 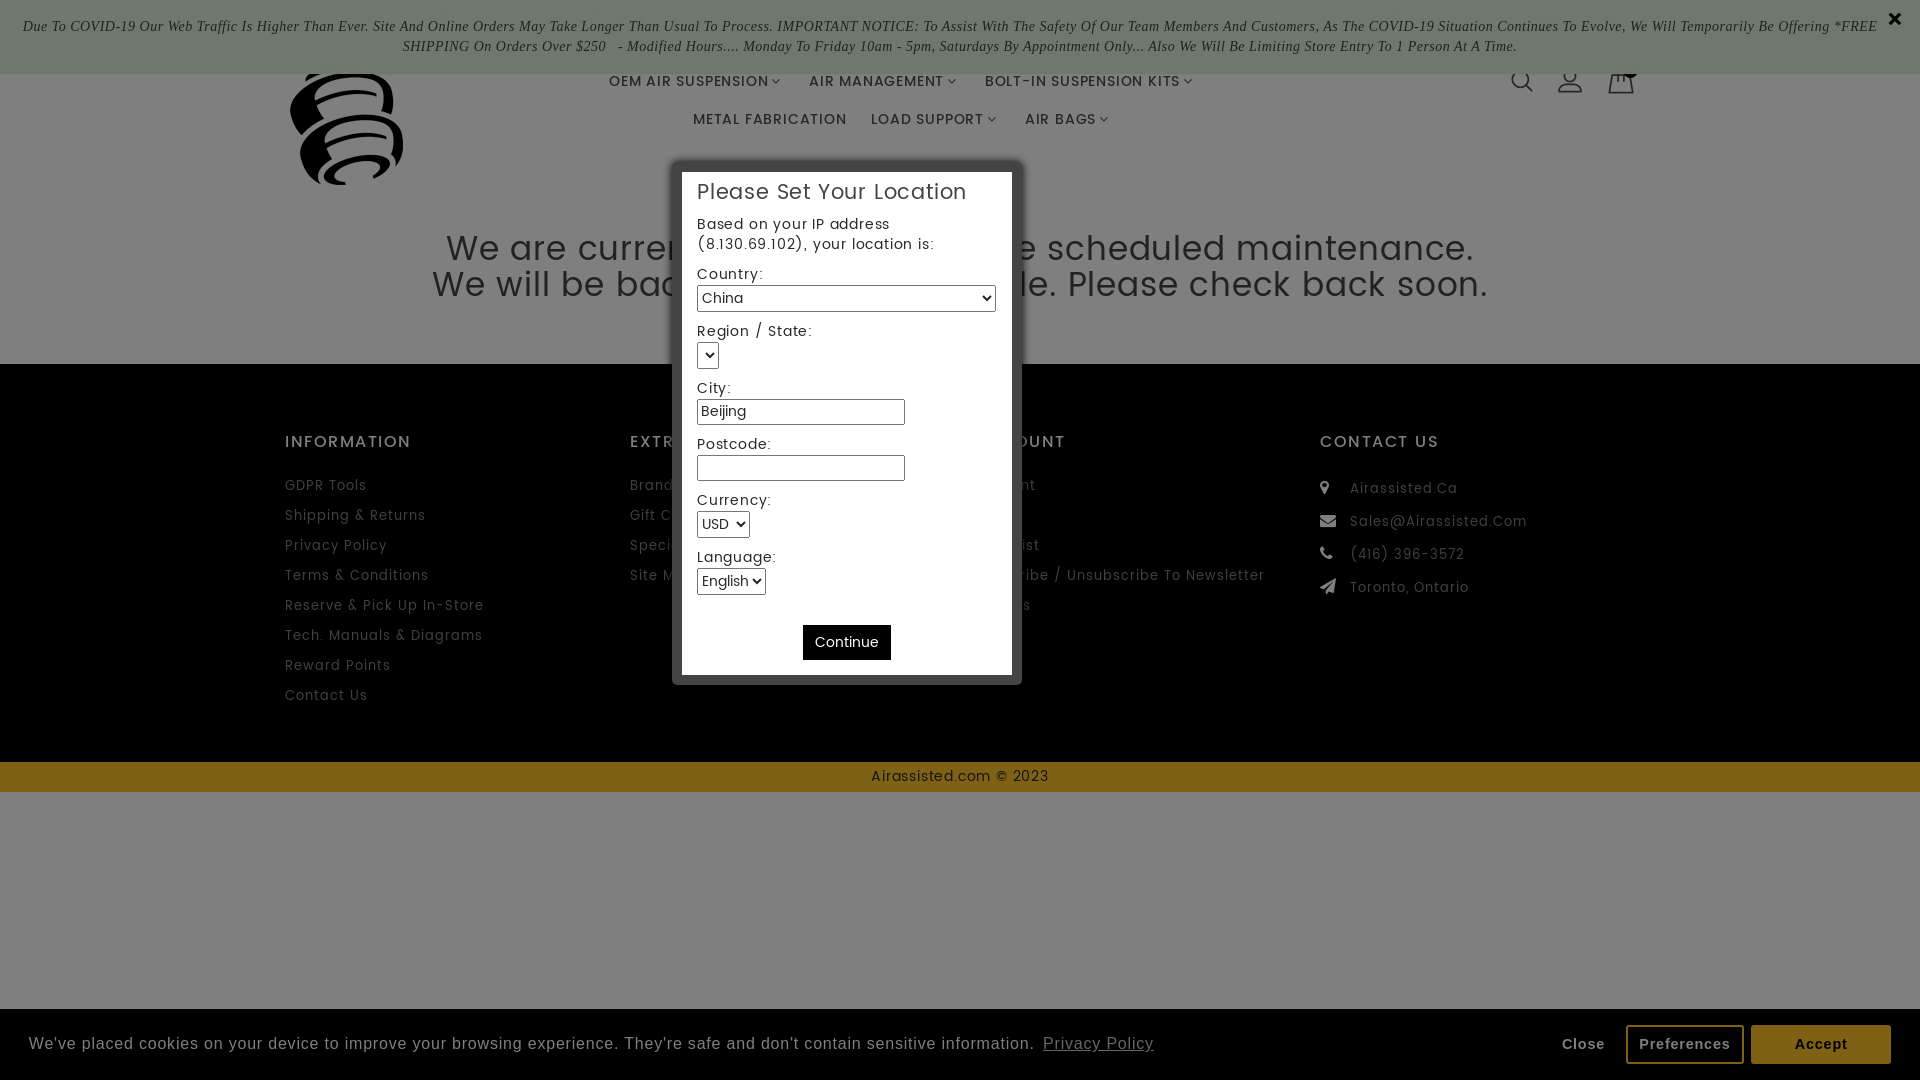 I want to click on 'OEM AIR SUSPENSION', so click(x=696, y=80).